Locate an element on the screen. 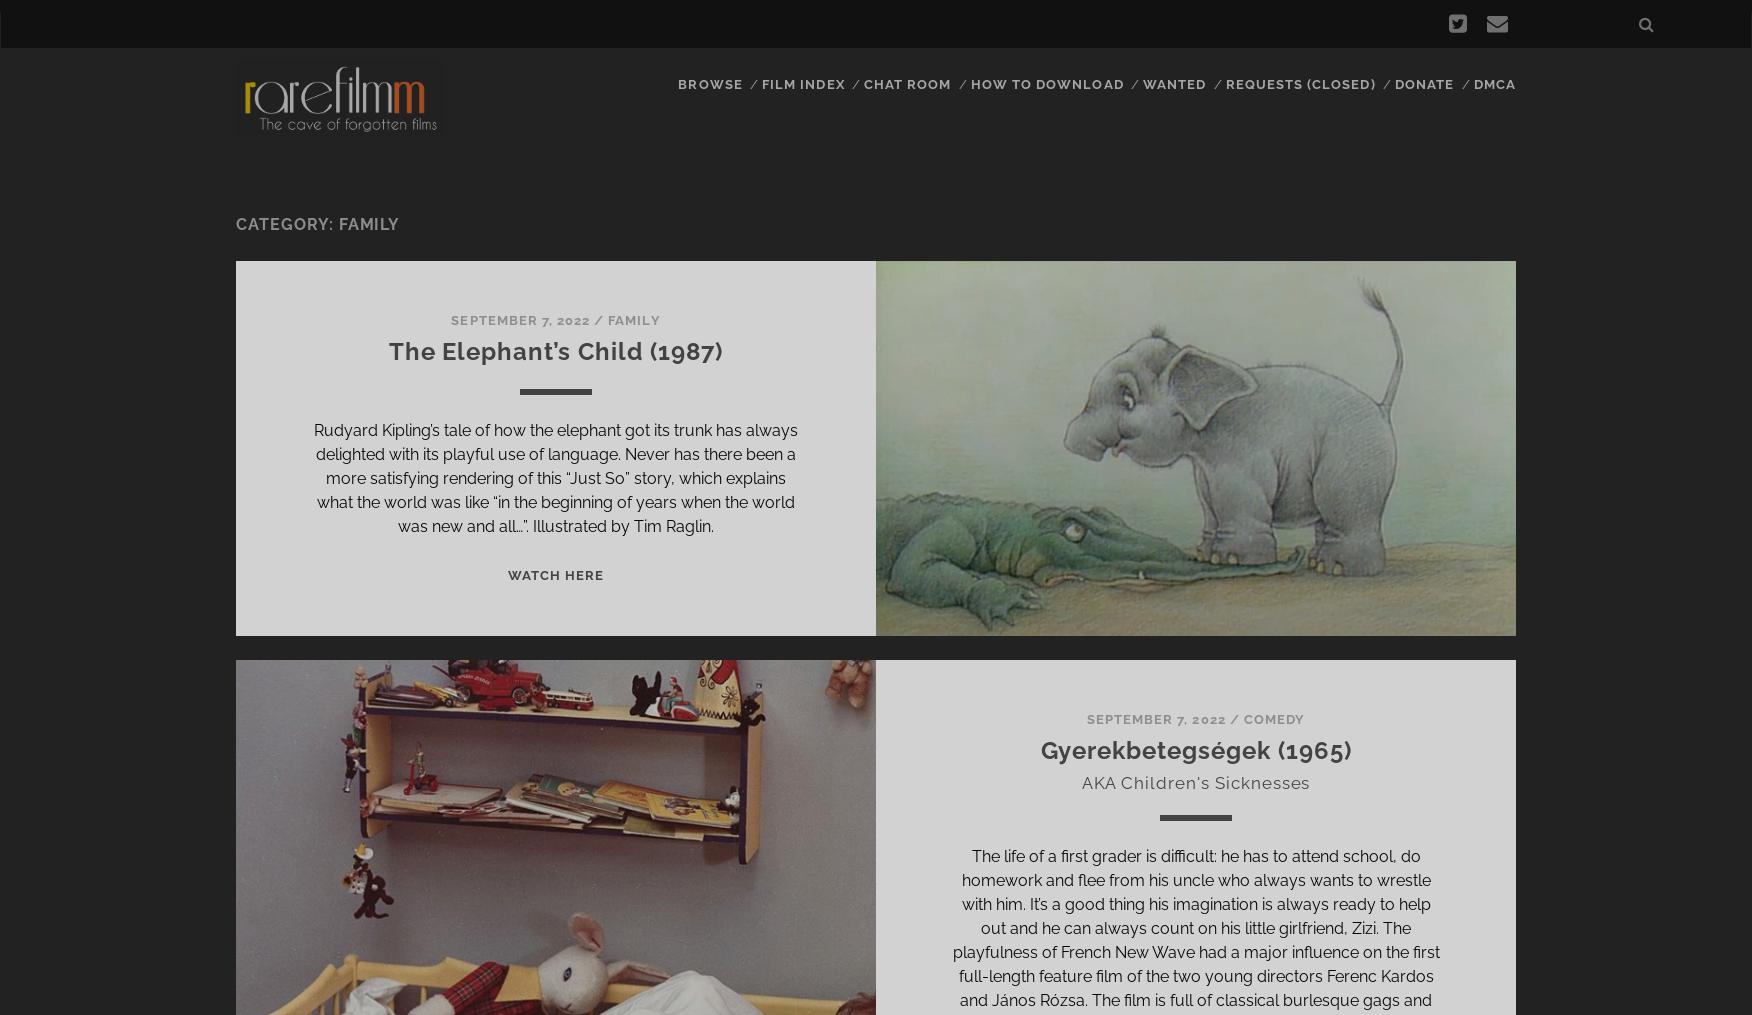  'How to Download' is located at coordinates (1046, 84).